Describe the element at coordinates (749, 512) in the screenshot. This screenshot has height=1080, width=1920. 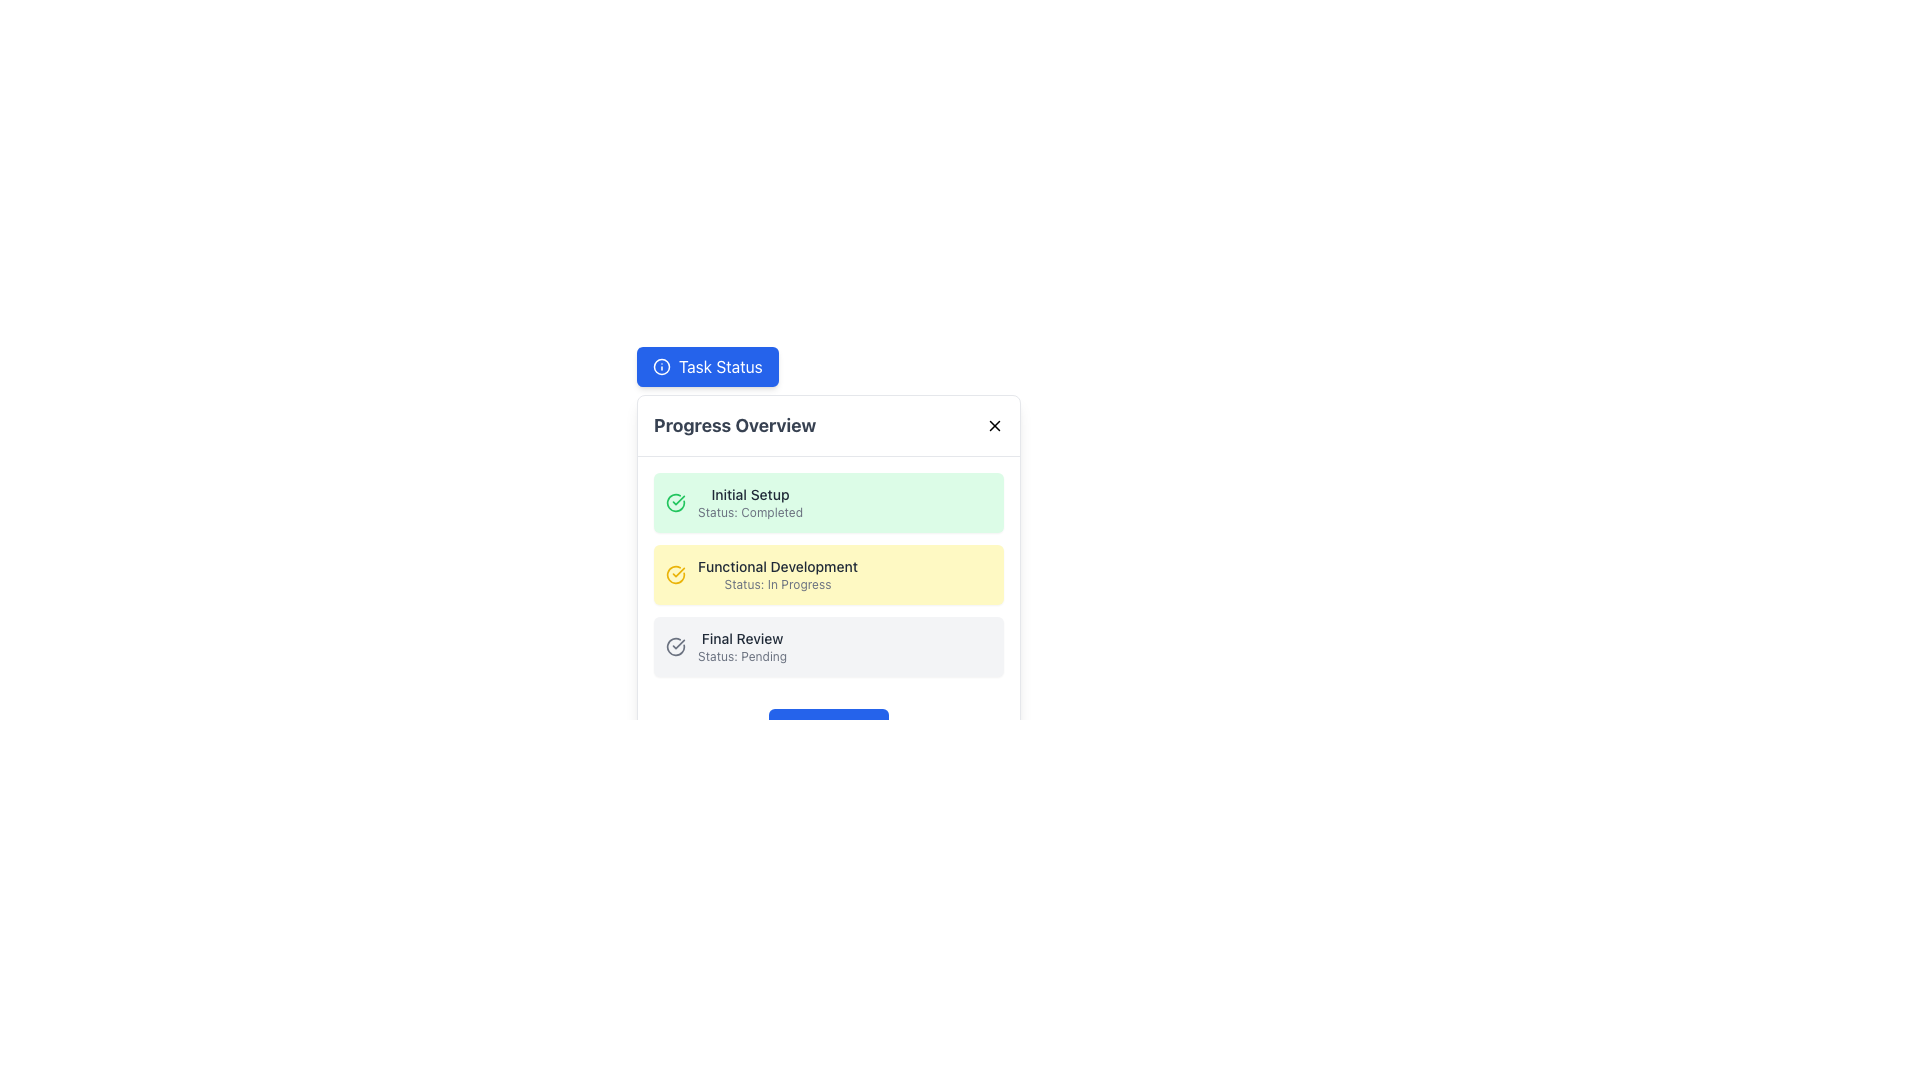
I see `informational text label that displays 'Status: Completed', located below the 'Initial Setup' label within the green-tinted block` at that location.